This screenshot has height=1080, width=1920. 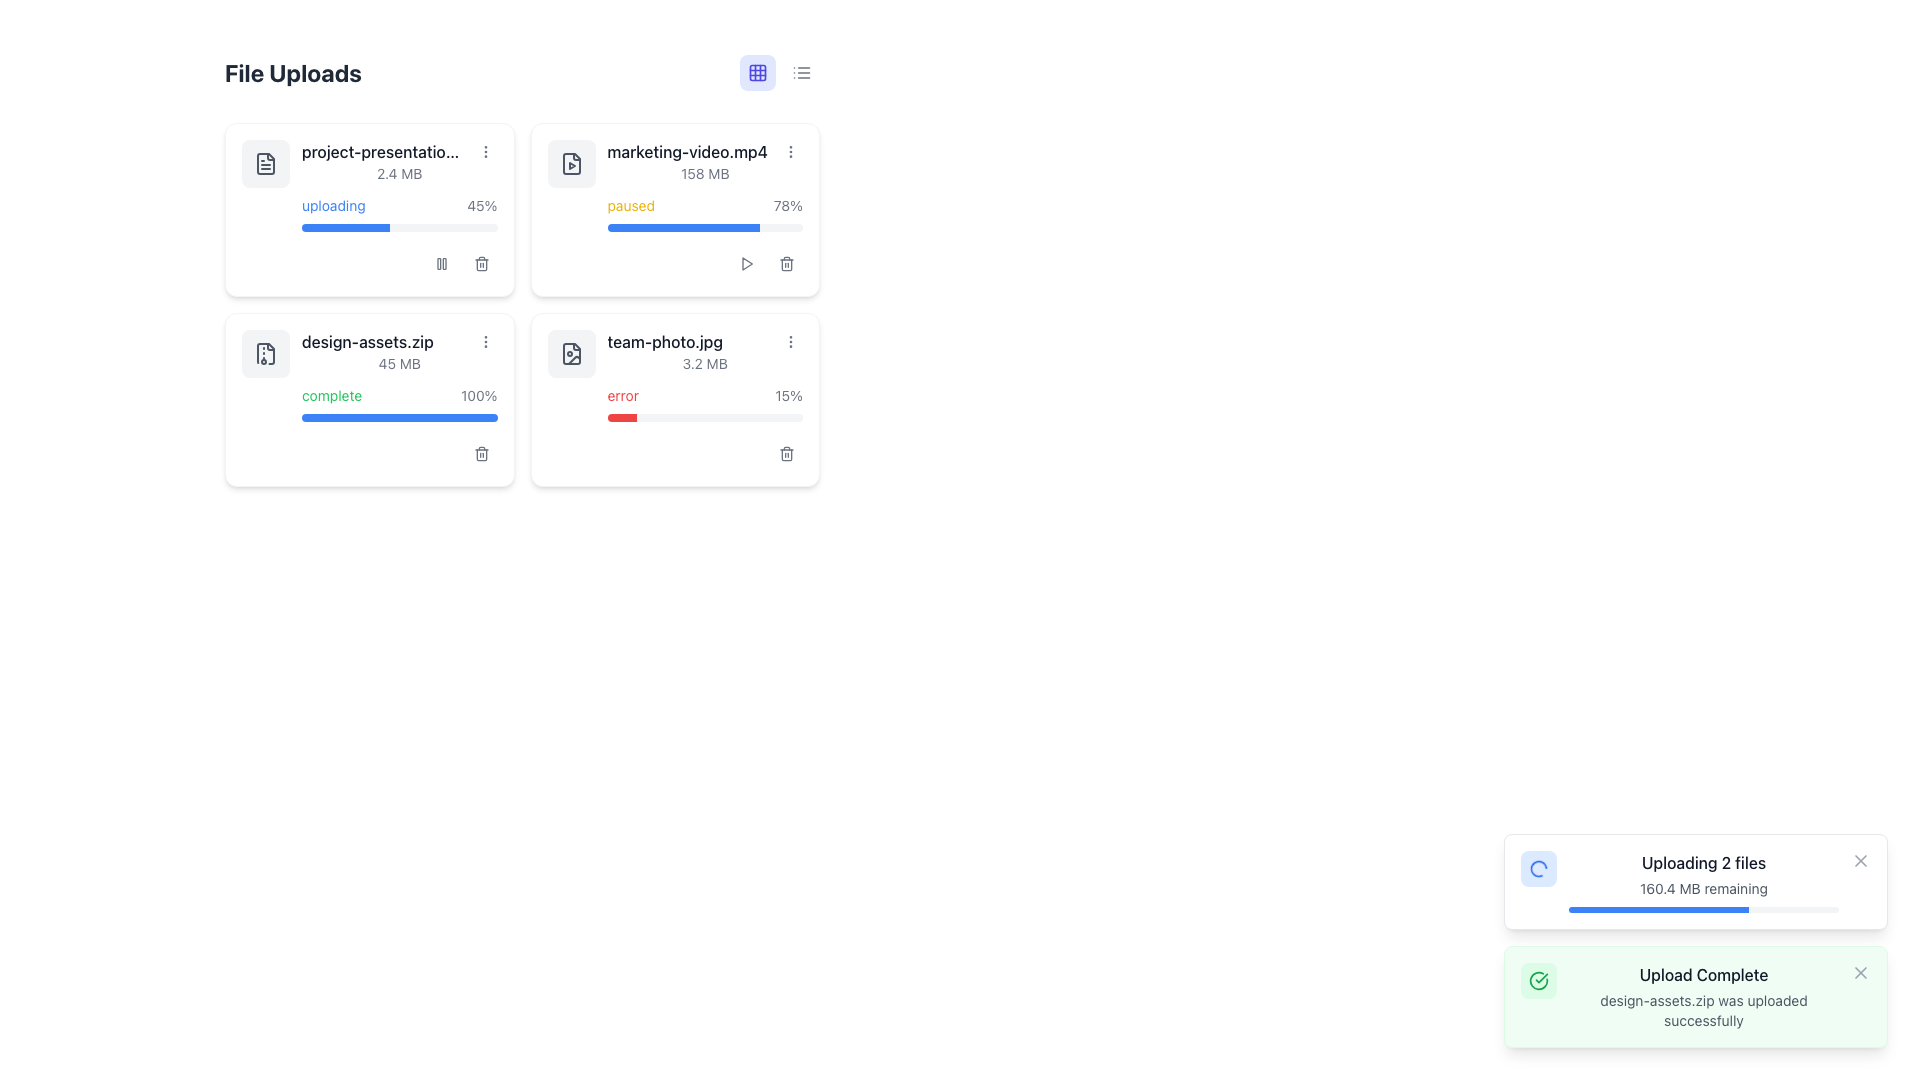 I want to click on the icon button resembling a diagonal cross in the top-right corner of the green notification panel that indicates successful file upload to change its color, so click(x=1860, y=971).